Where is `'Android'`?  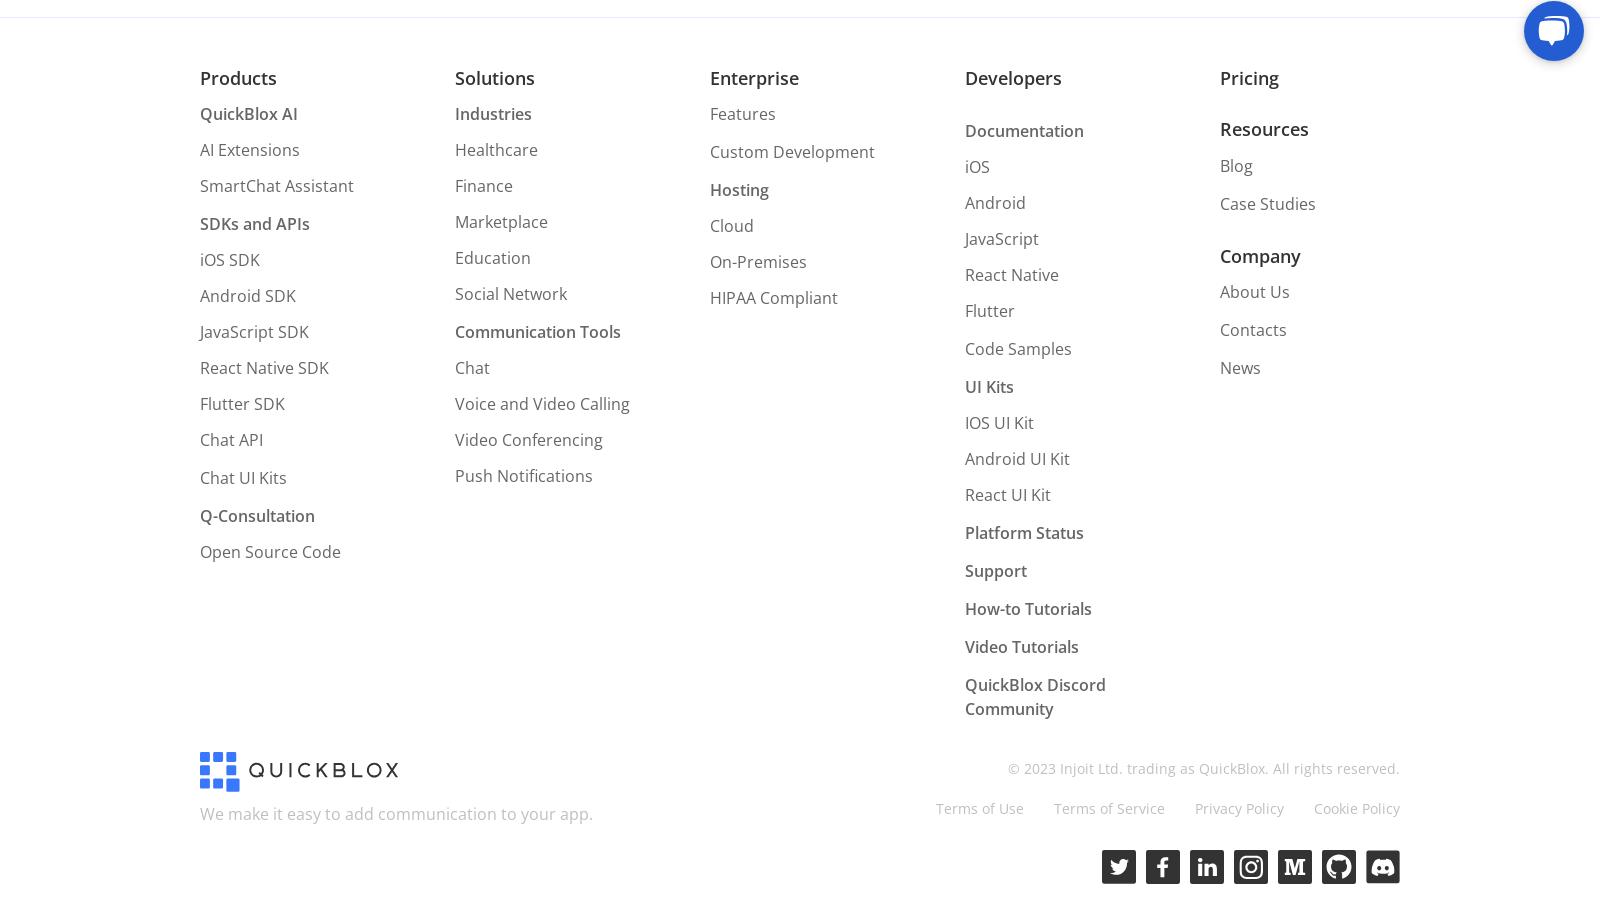
'Android' is located at coordinates (963, 202).